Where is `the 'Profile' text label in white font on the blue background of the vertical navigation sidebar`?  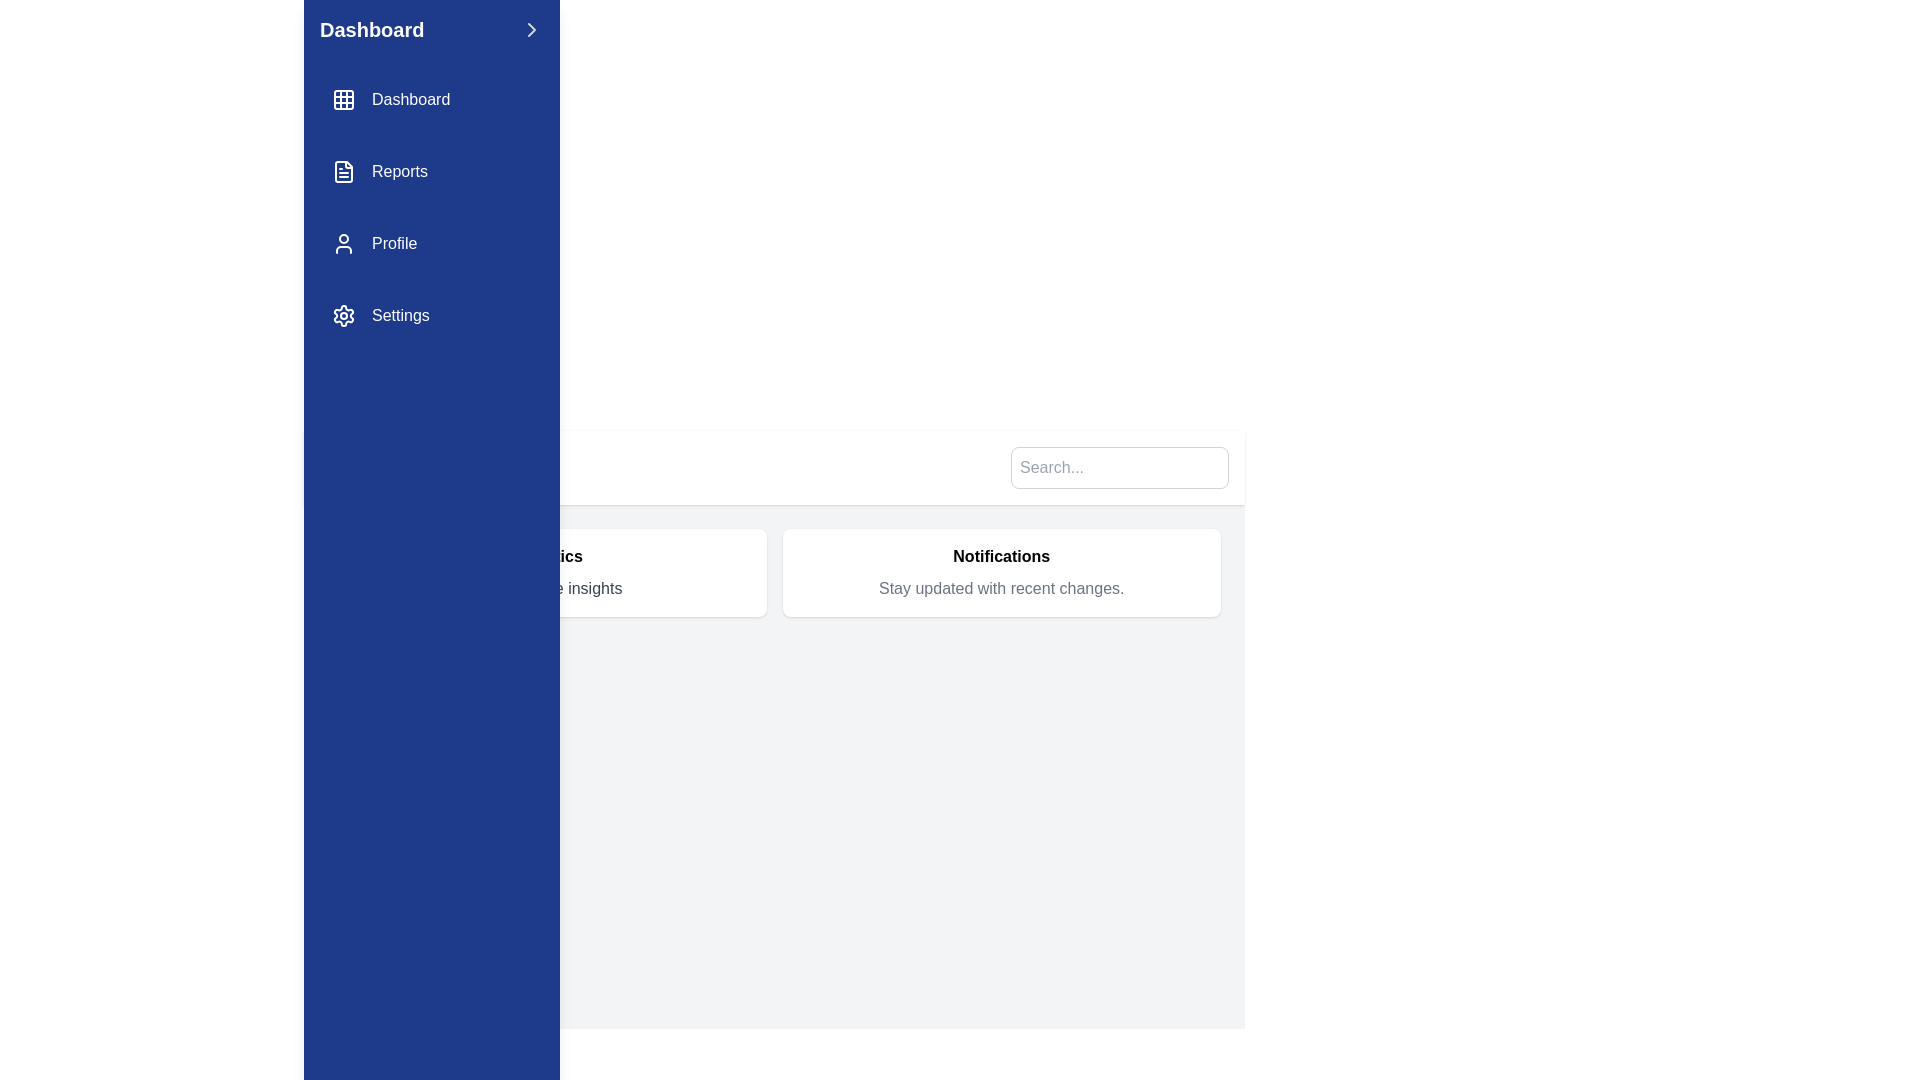
the 'Profile' text label in white font on the blue background of the vertical navigation sidebar is located at coordinates (394, 242).